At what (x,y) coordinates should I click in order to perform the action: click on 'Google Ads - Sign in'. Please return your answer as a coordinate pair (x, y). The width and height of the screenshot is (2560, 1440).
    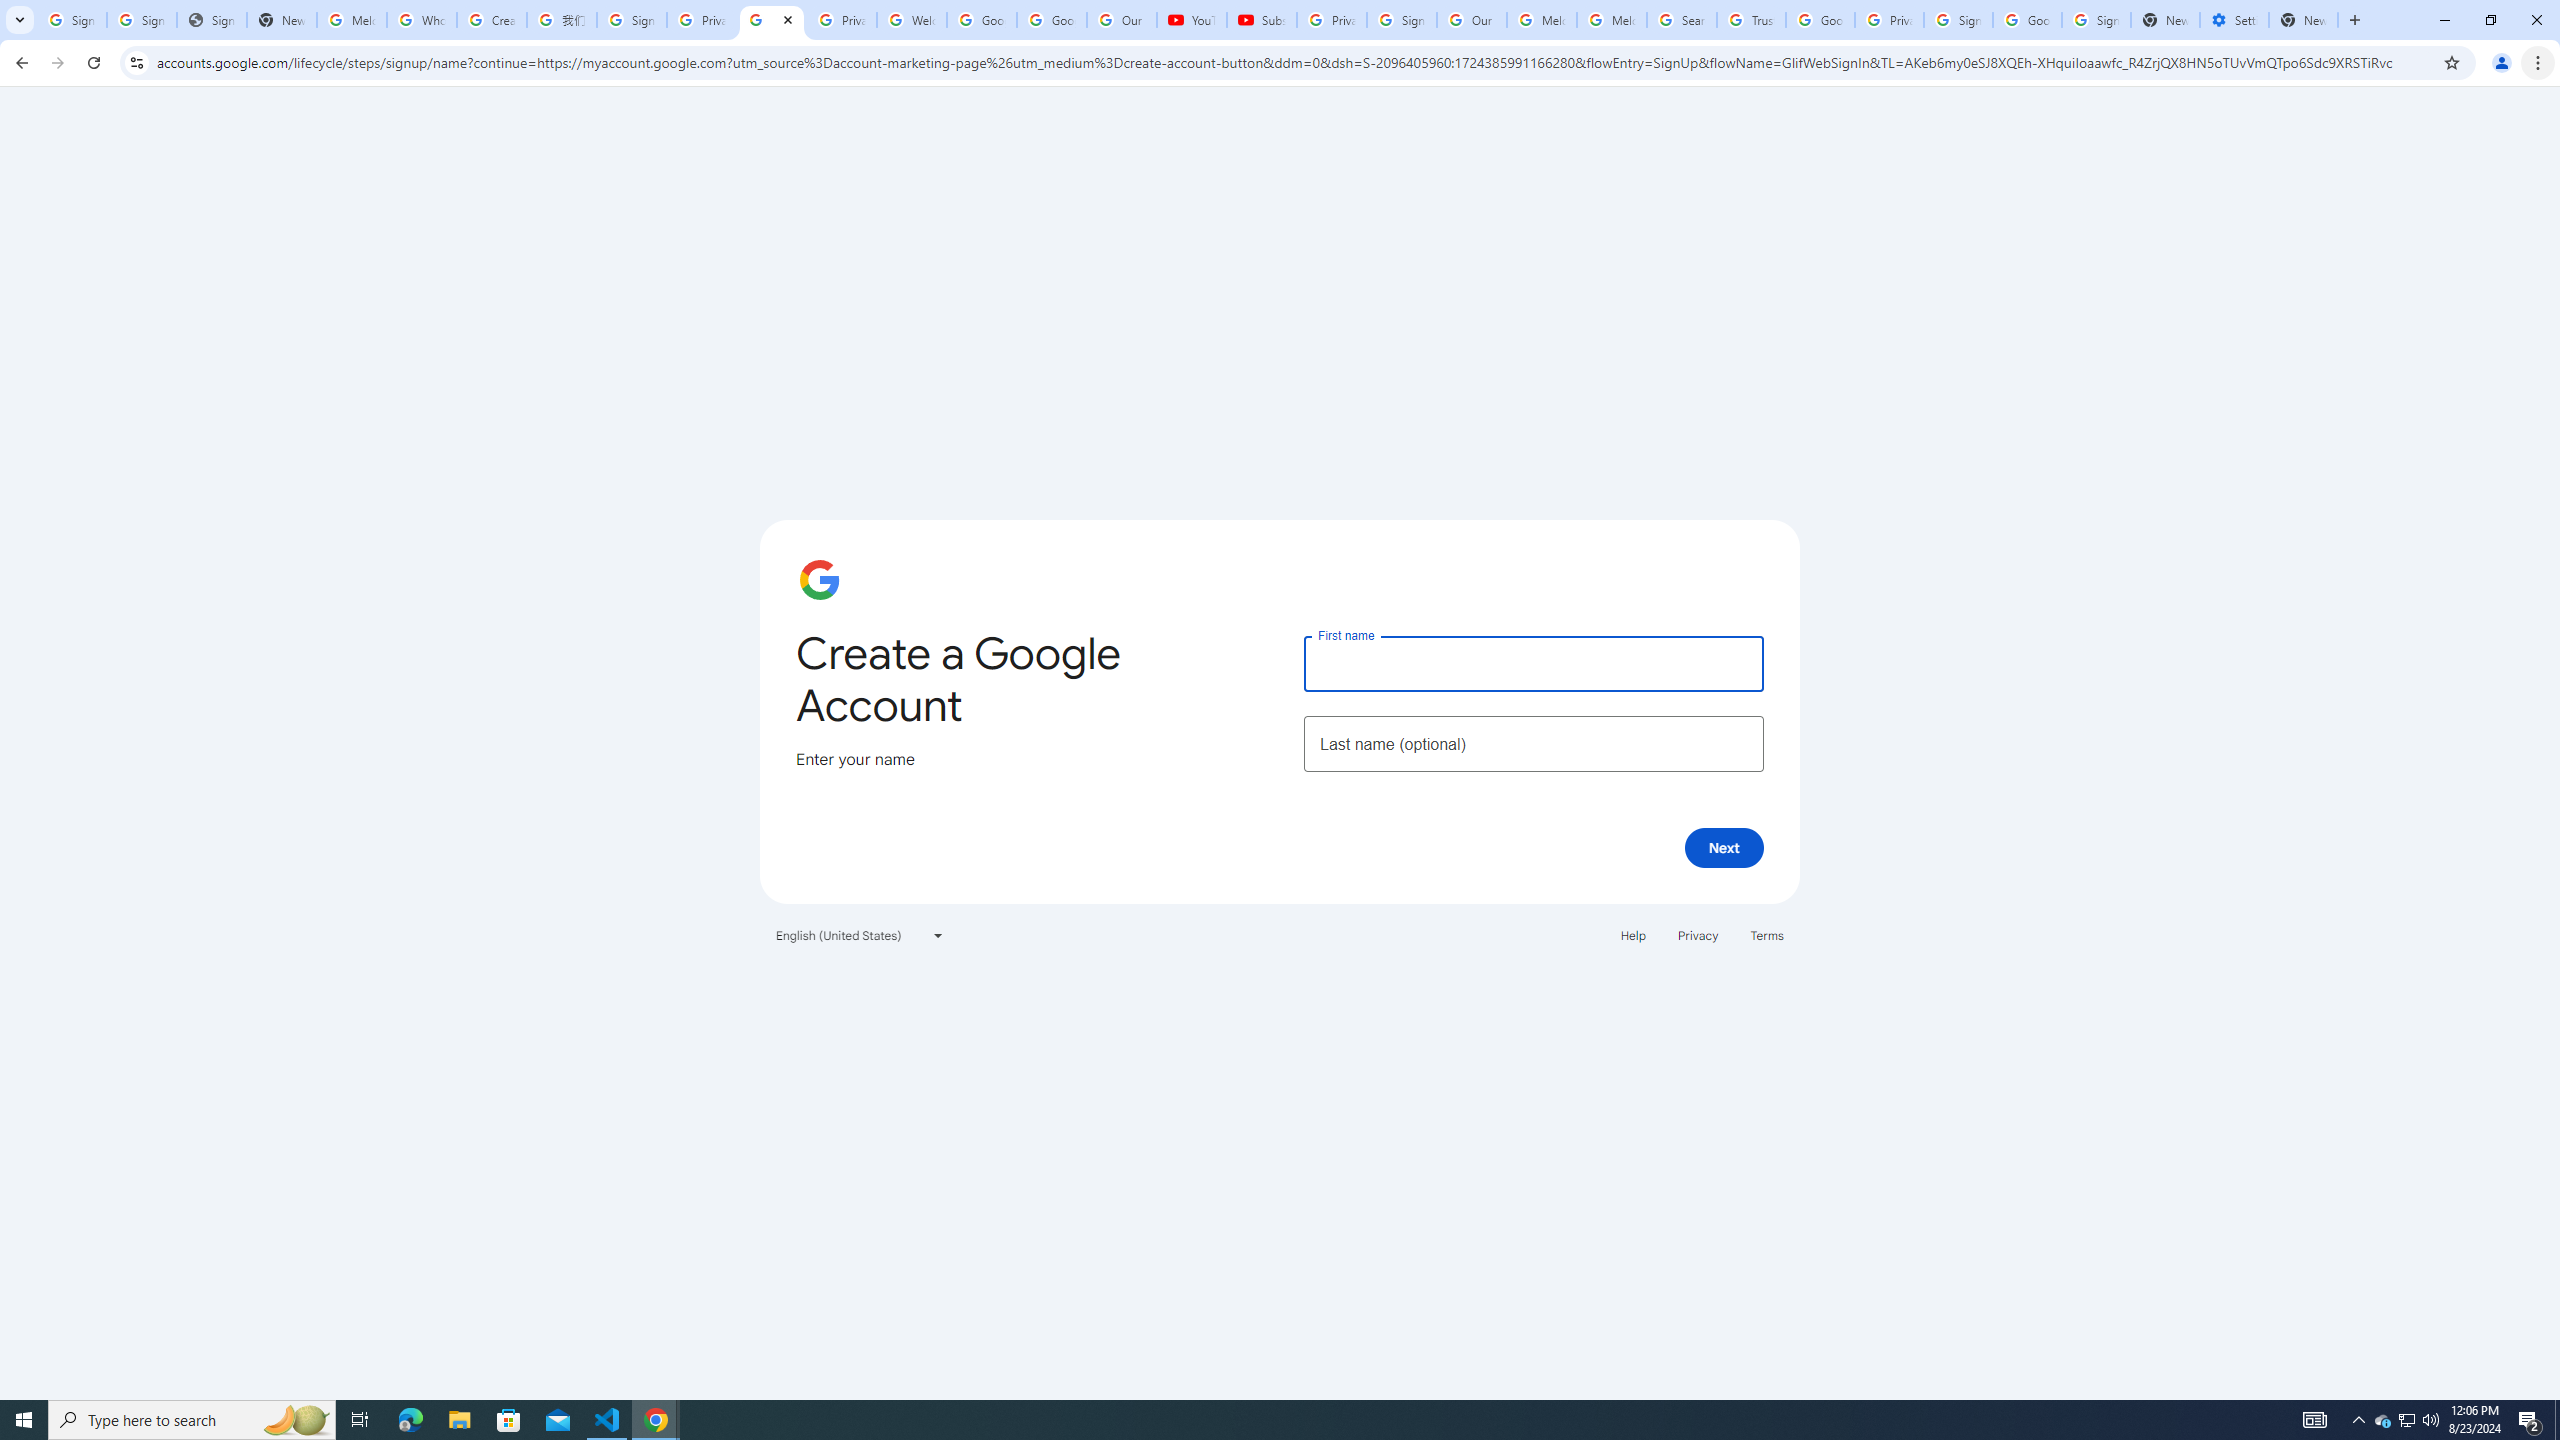
    Looking at the image, I should click on (1819, 19).